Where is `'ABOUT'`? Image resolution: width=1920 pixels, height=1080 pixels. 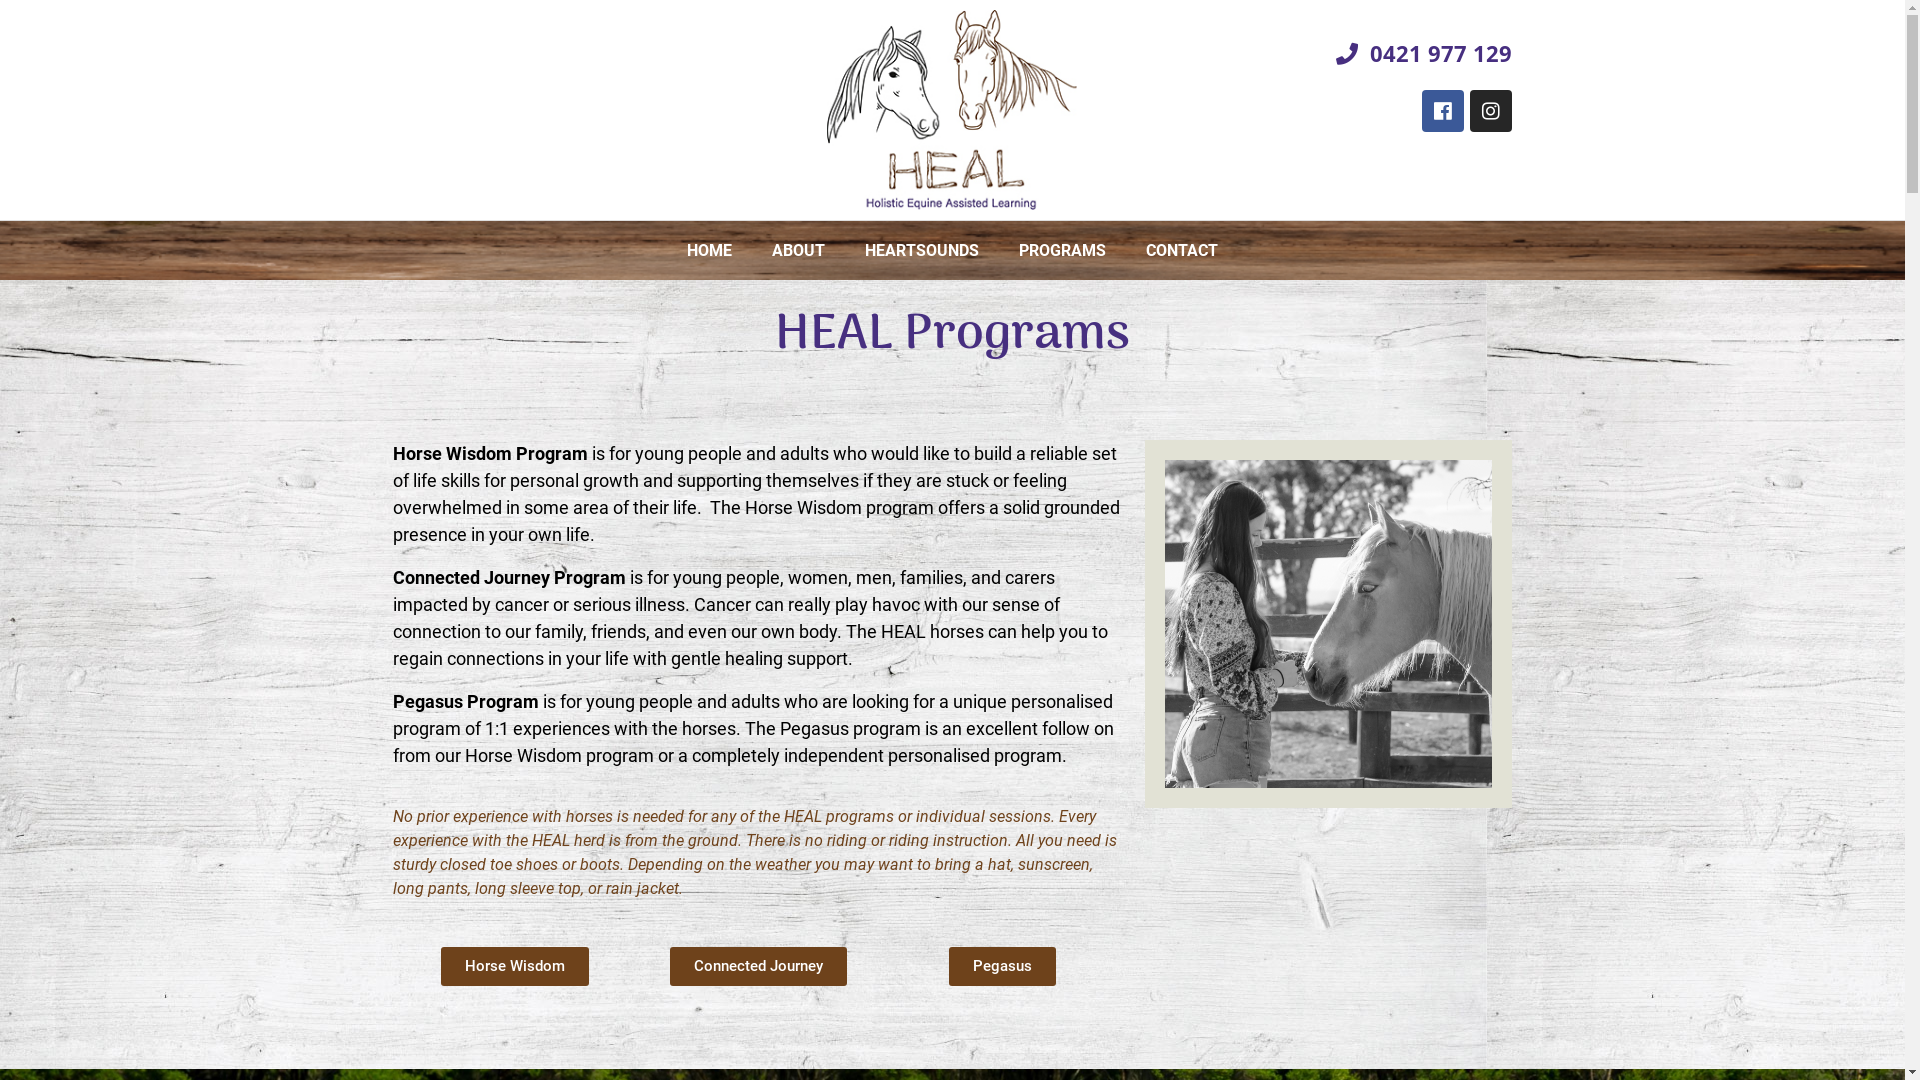 'ABOUT' is located at coordinates (797, 249).